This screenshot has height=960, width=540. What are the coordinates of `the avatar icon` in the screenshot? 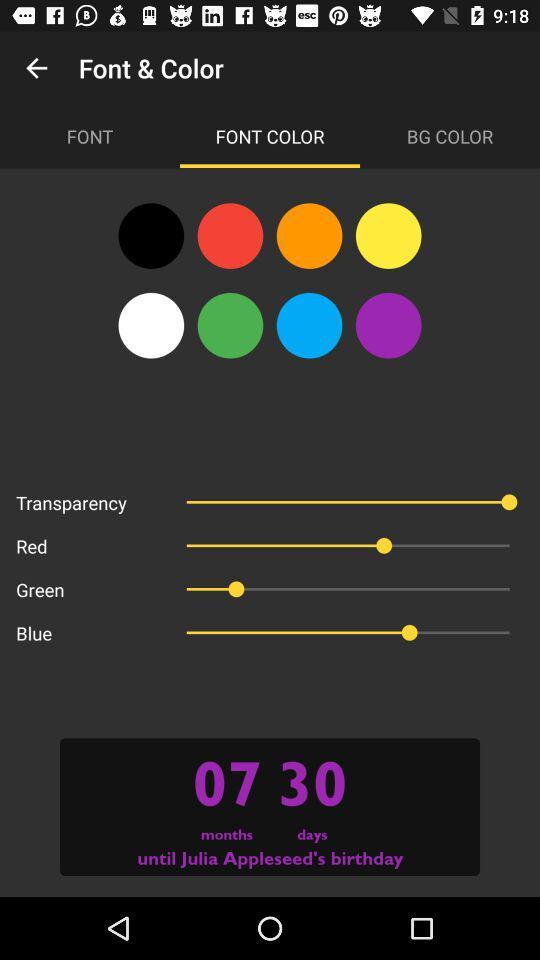 It's located at (388, 325).